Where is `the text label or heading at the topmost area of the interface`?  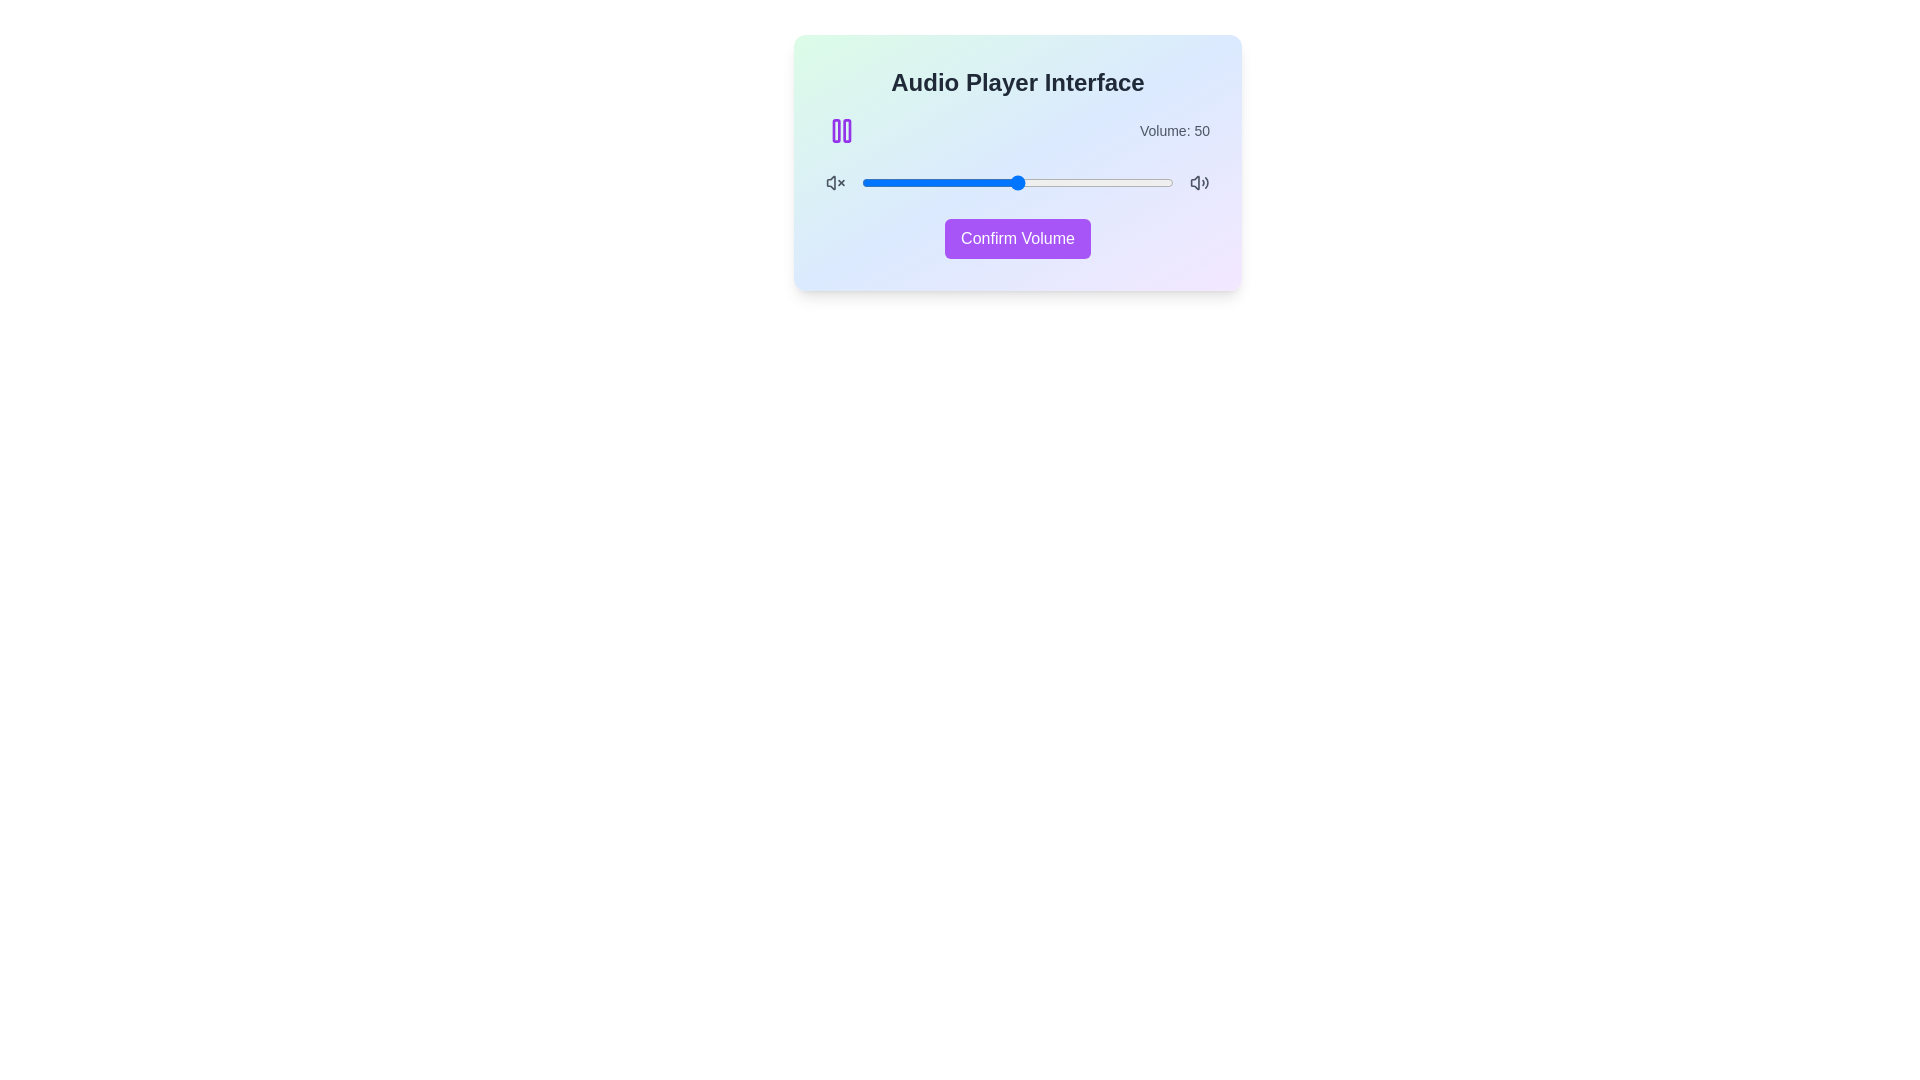 the text label or heading at the topmost area of the interface is located at coordinates (1017, 82).